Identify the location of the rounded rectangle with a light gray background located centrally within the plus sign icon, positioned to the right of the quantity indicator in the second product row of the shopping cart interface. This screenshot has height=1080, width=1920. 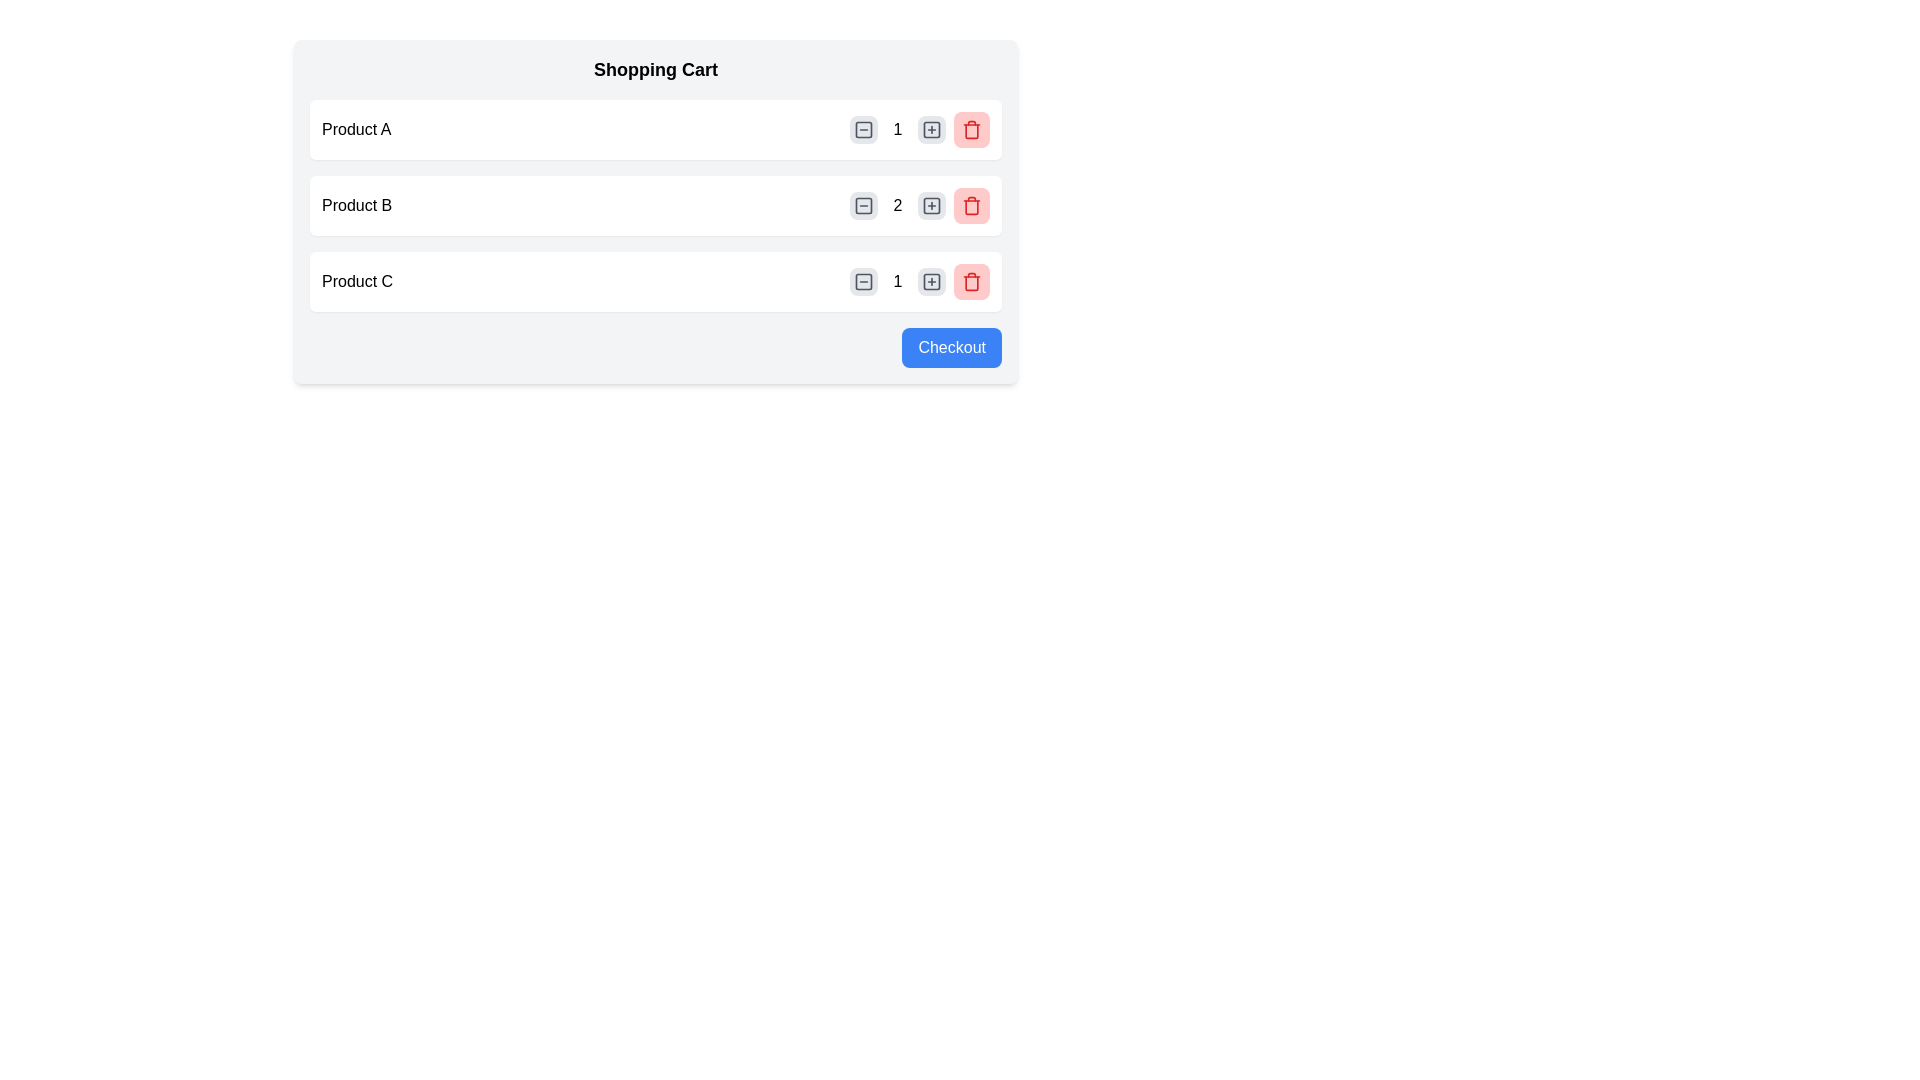
(930, 205).